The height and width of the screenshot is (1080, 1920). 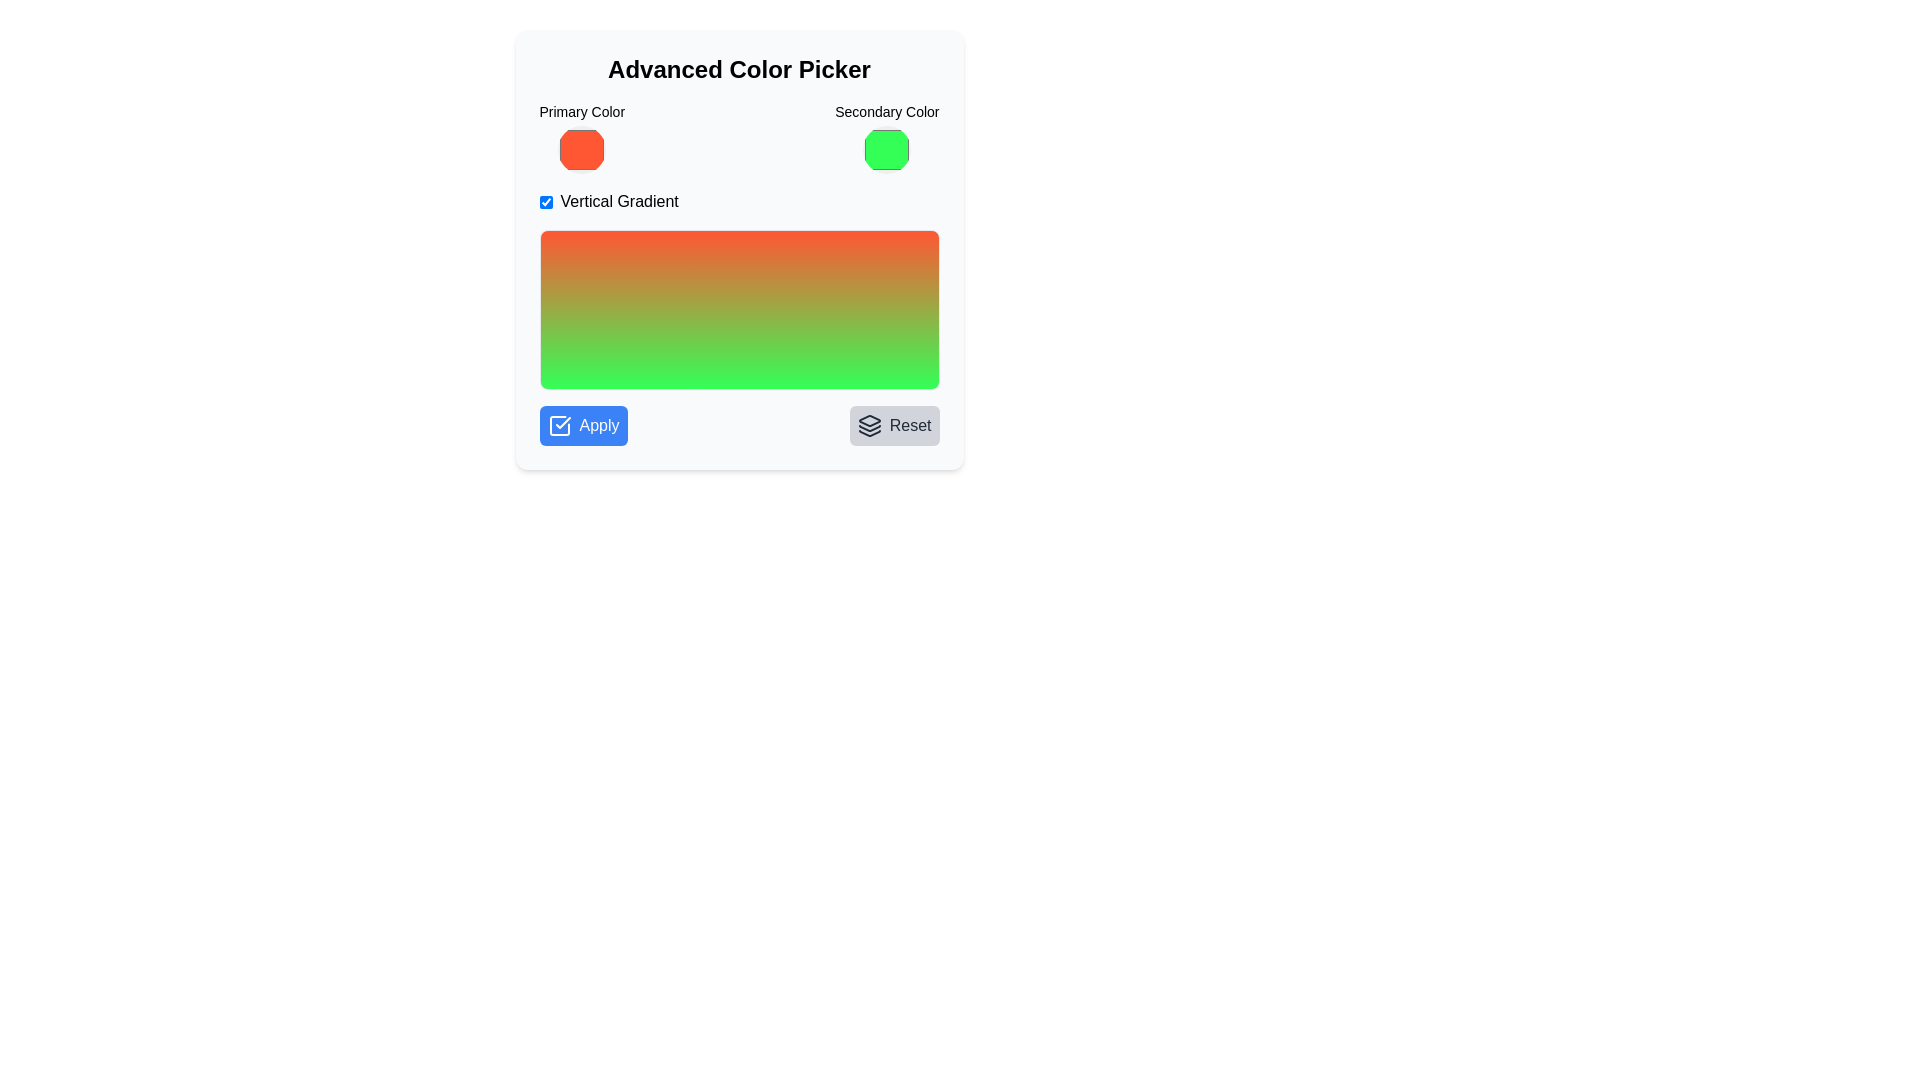 I want to click on the checkbox that toggles the 'Vertical Gradient' feature on or off, located to the left of the label 'Vertical Gradient', so click(x=546, y=201).